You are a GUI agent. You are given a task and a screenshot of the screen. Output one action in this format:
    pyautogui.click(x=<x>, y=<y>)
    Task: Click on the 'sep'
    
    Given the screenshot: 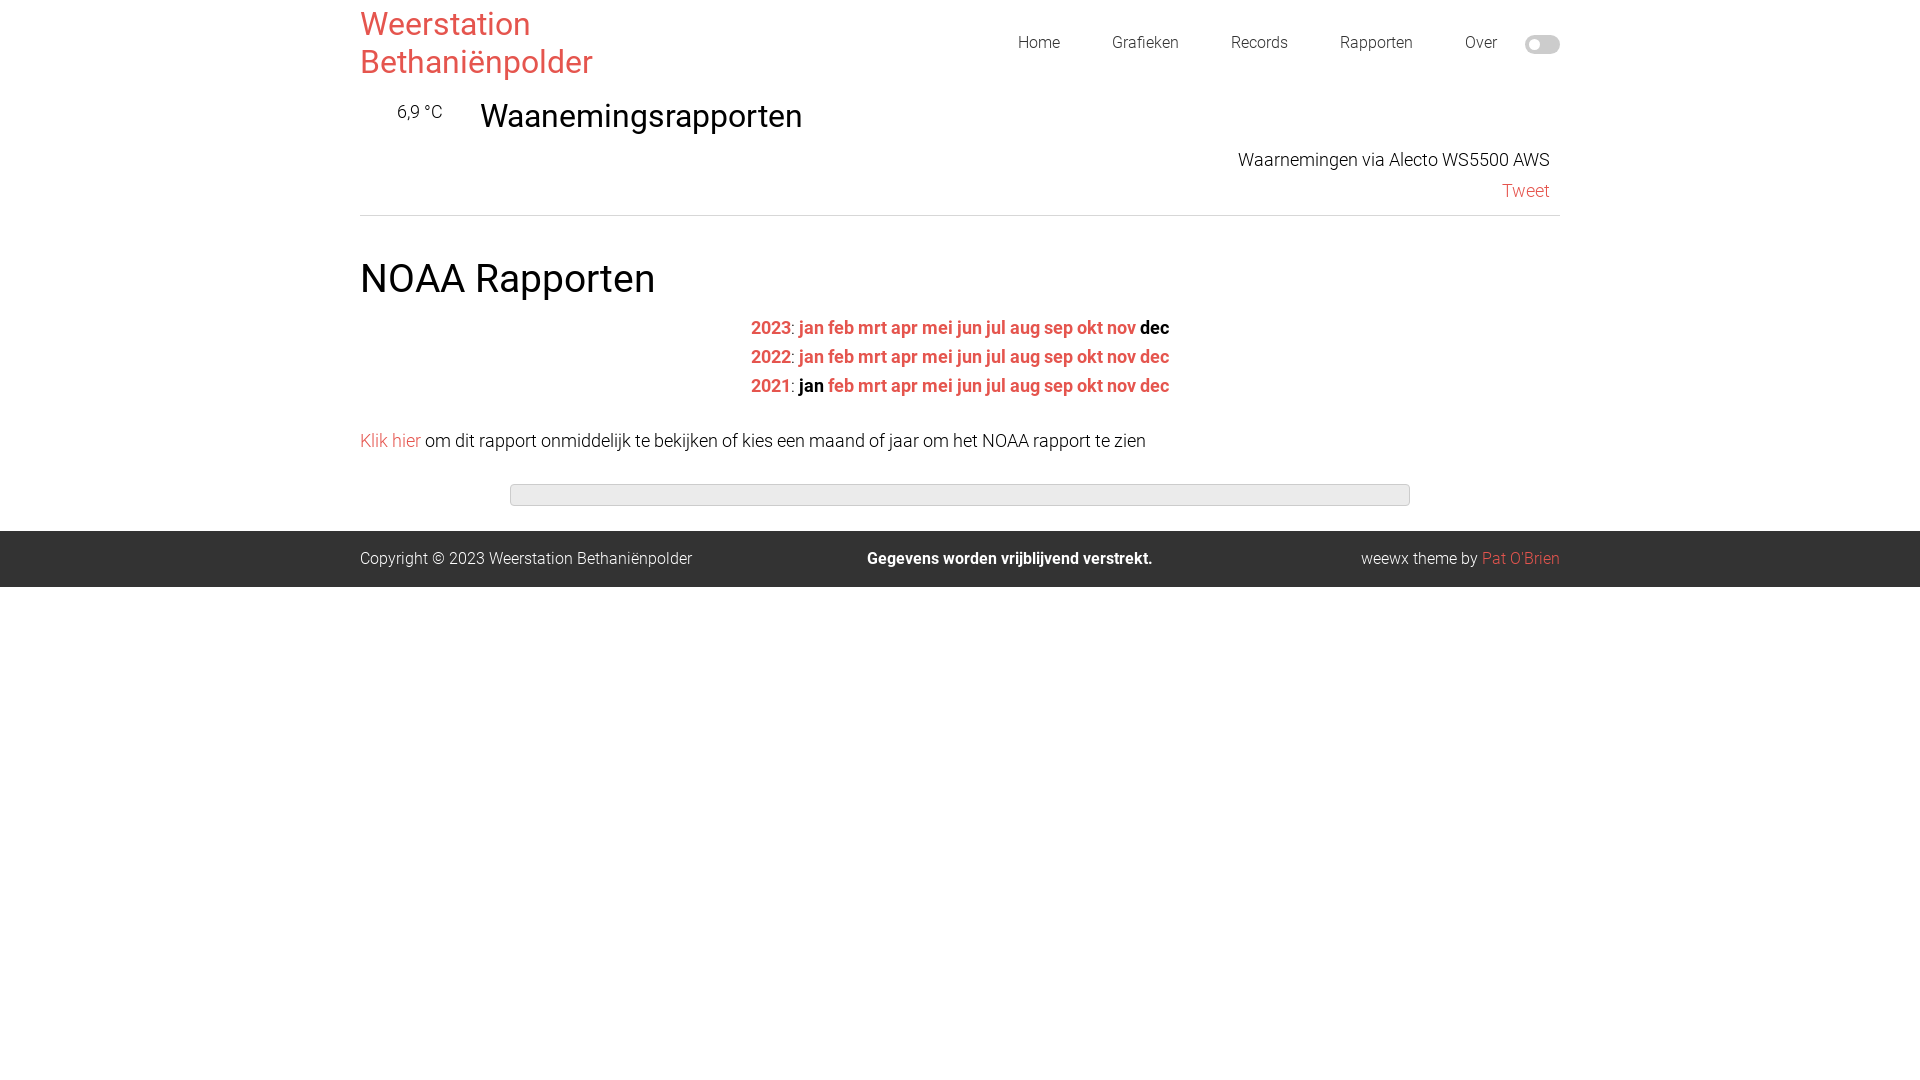 What is the action you would take?
    pyautogui.click(x=1042, y=326)
    